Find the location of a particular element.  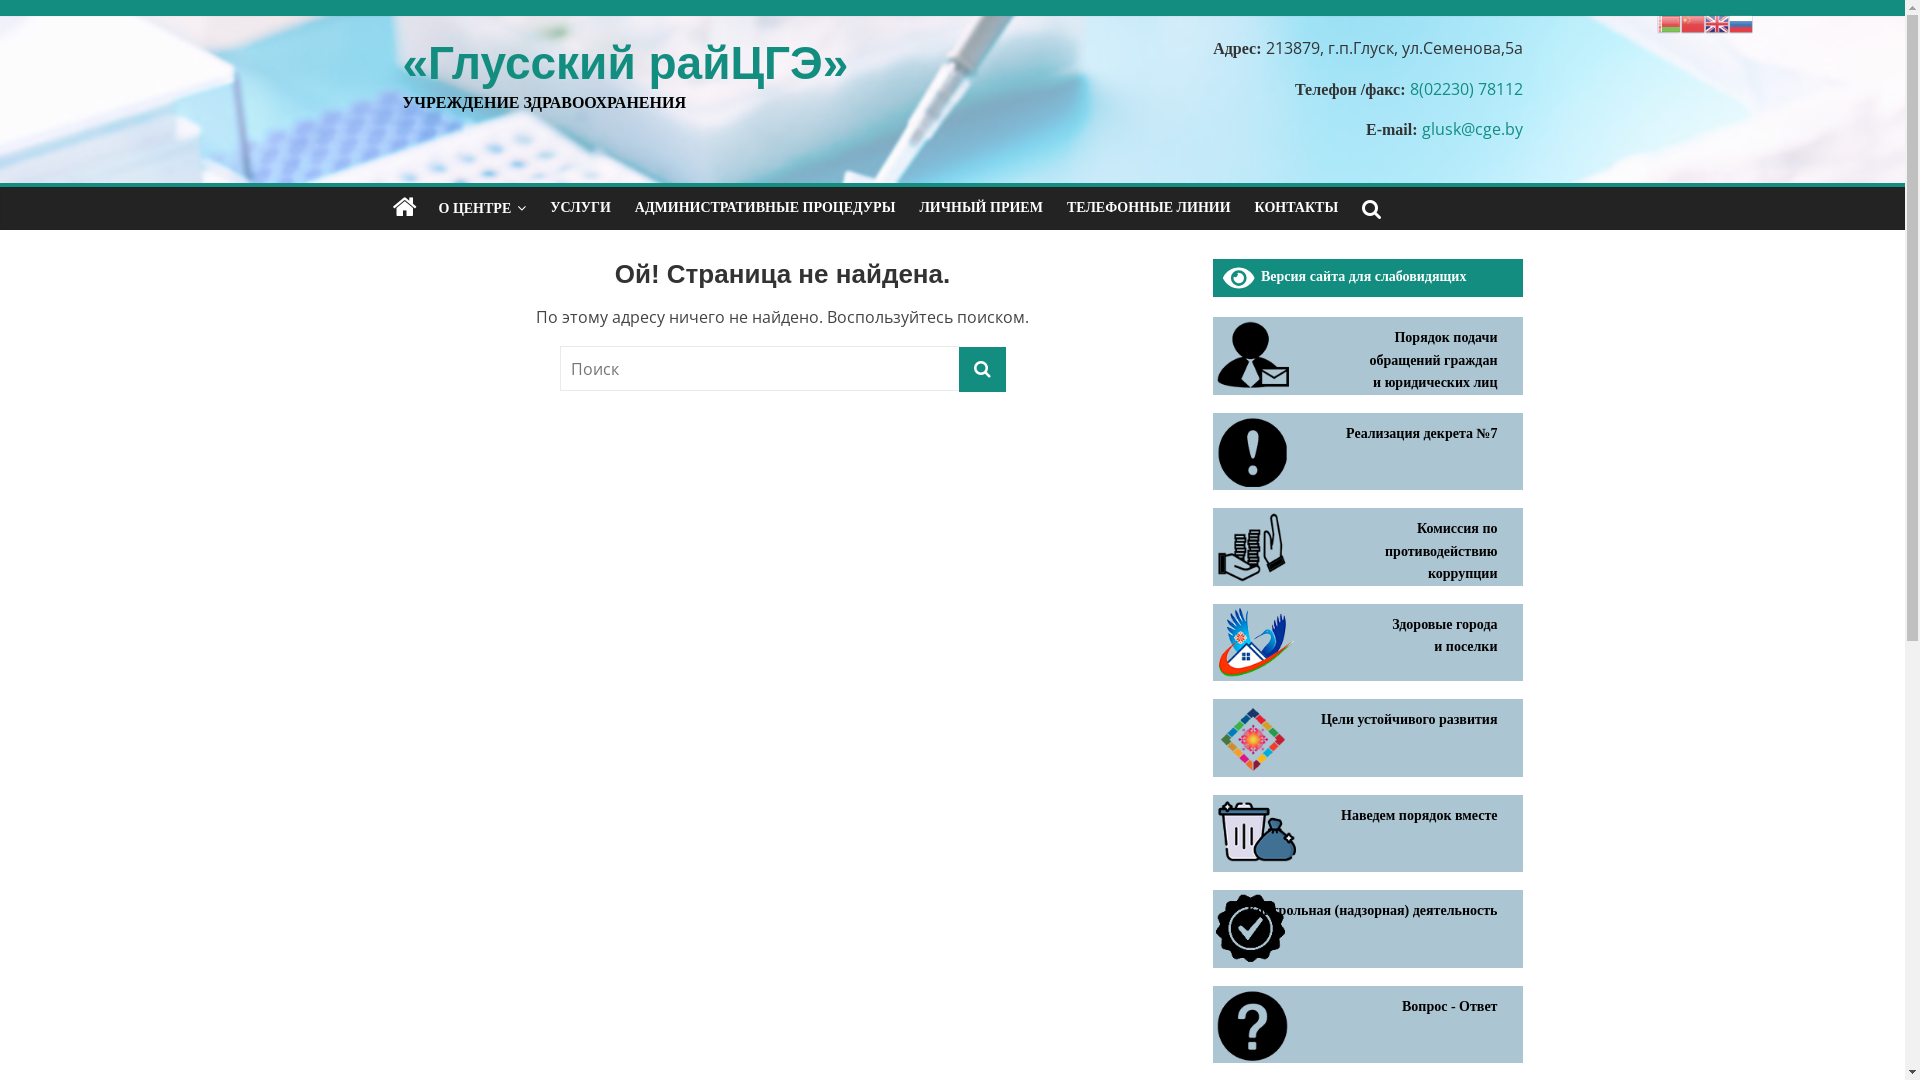

'Russian' is located at coordinates (1740, 22).